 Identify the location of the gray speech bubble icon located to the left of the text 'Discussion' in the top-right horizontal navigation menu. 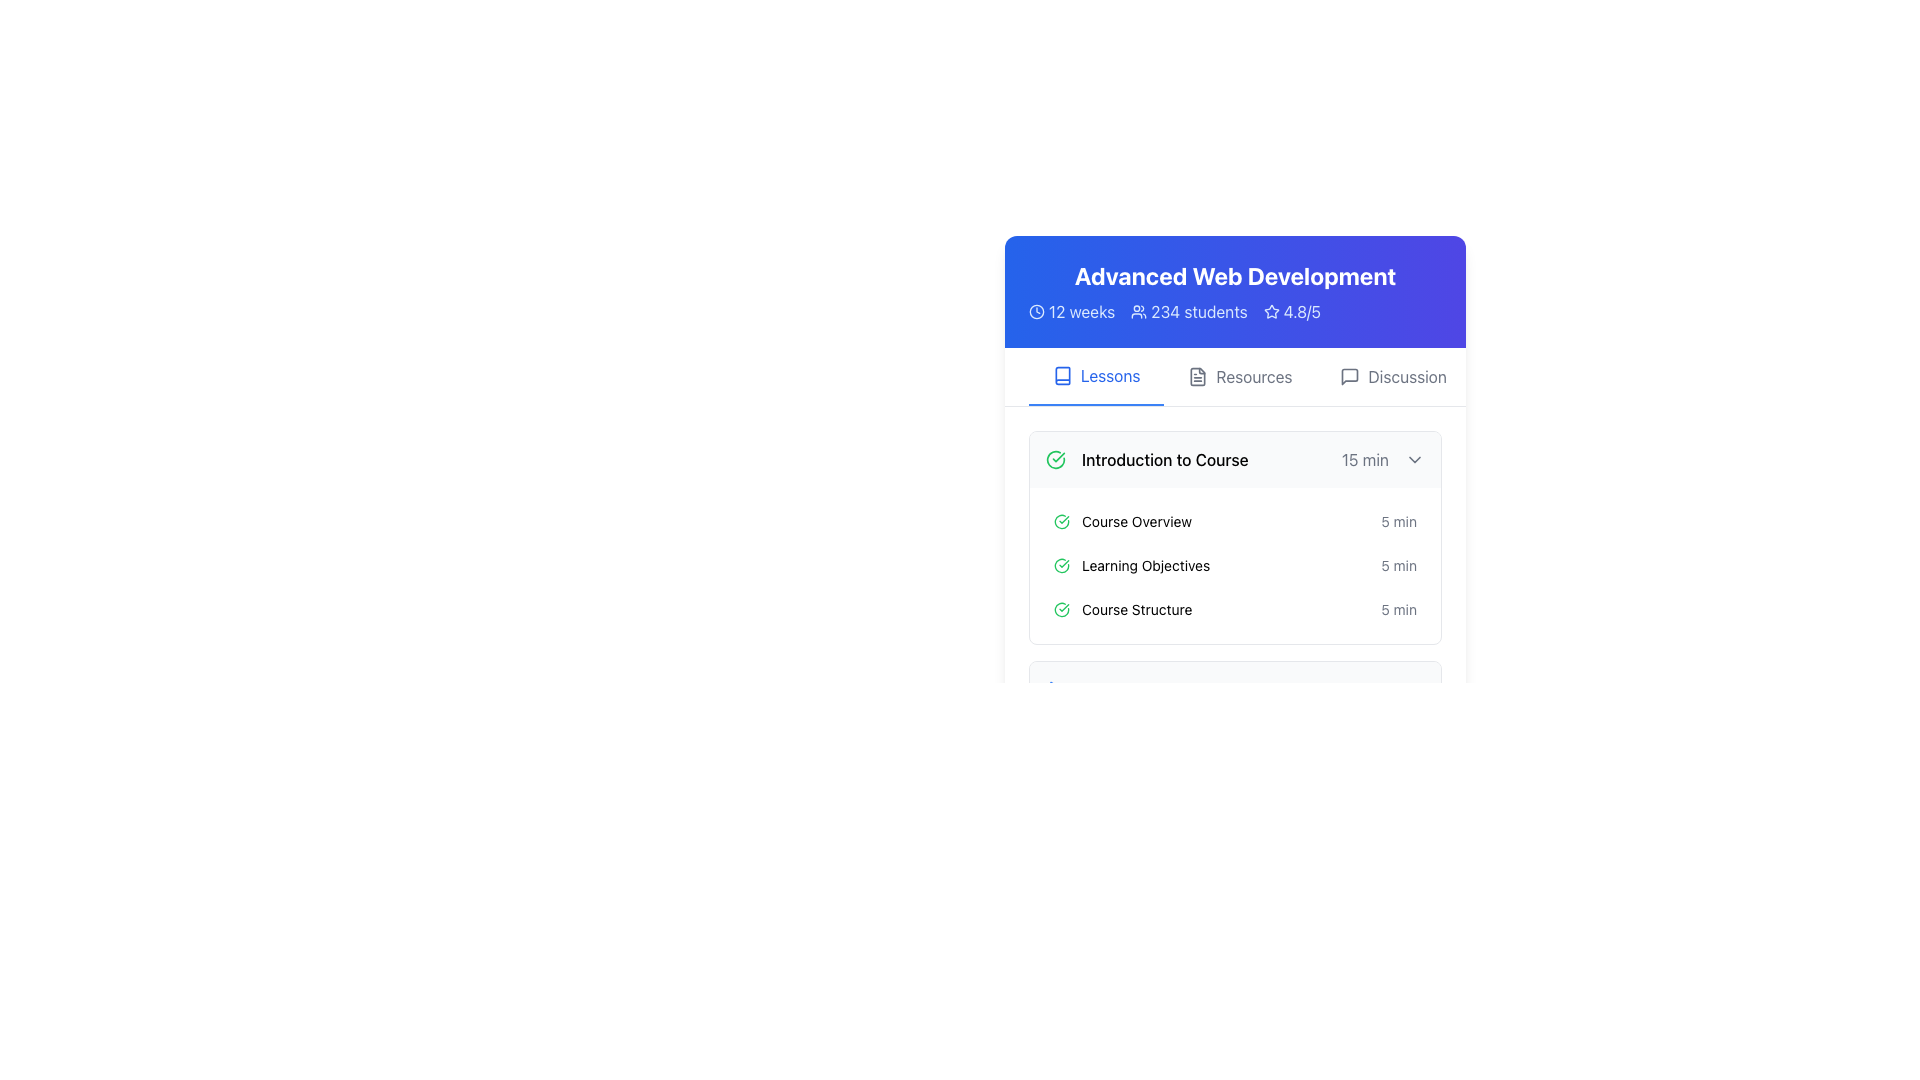
(1350, 377).